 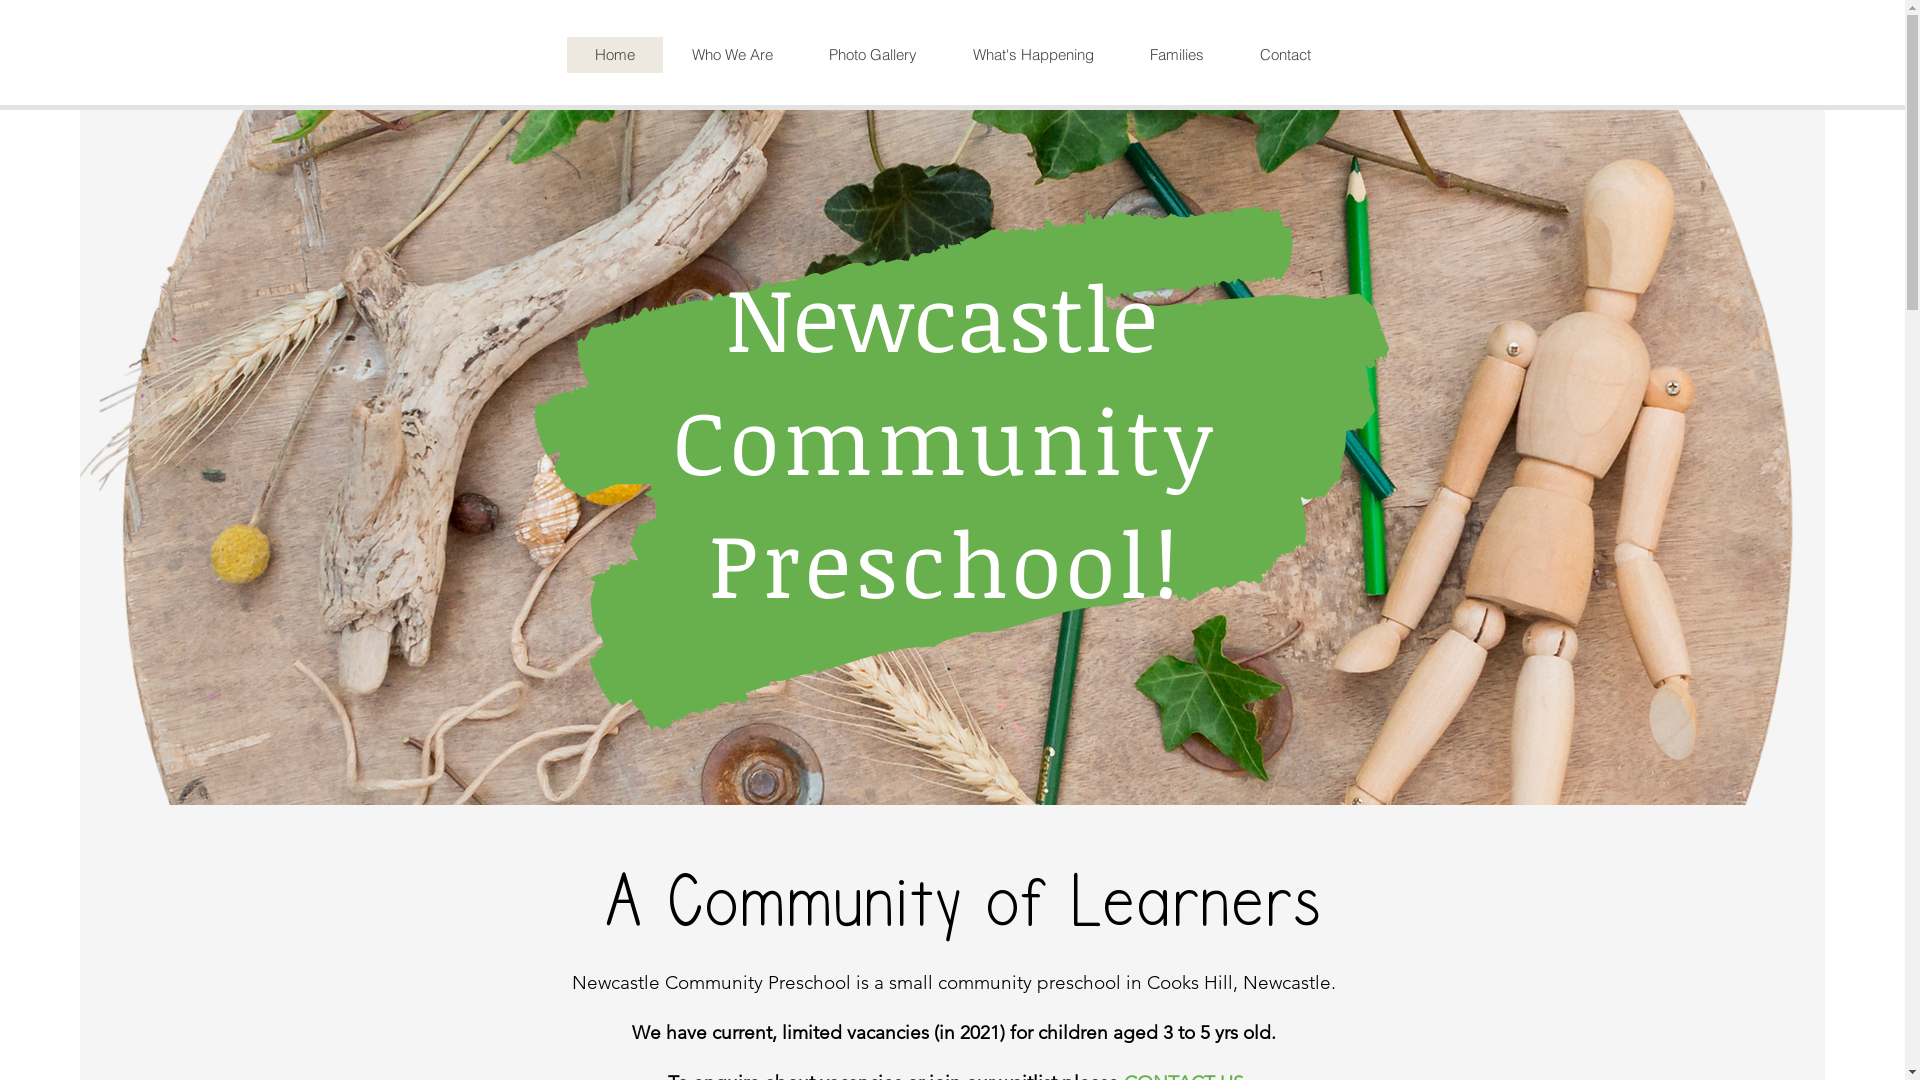 I want to click on 'Families', so click(x=1176, y=53).